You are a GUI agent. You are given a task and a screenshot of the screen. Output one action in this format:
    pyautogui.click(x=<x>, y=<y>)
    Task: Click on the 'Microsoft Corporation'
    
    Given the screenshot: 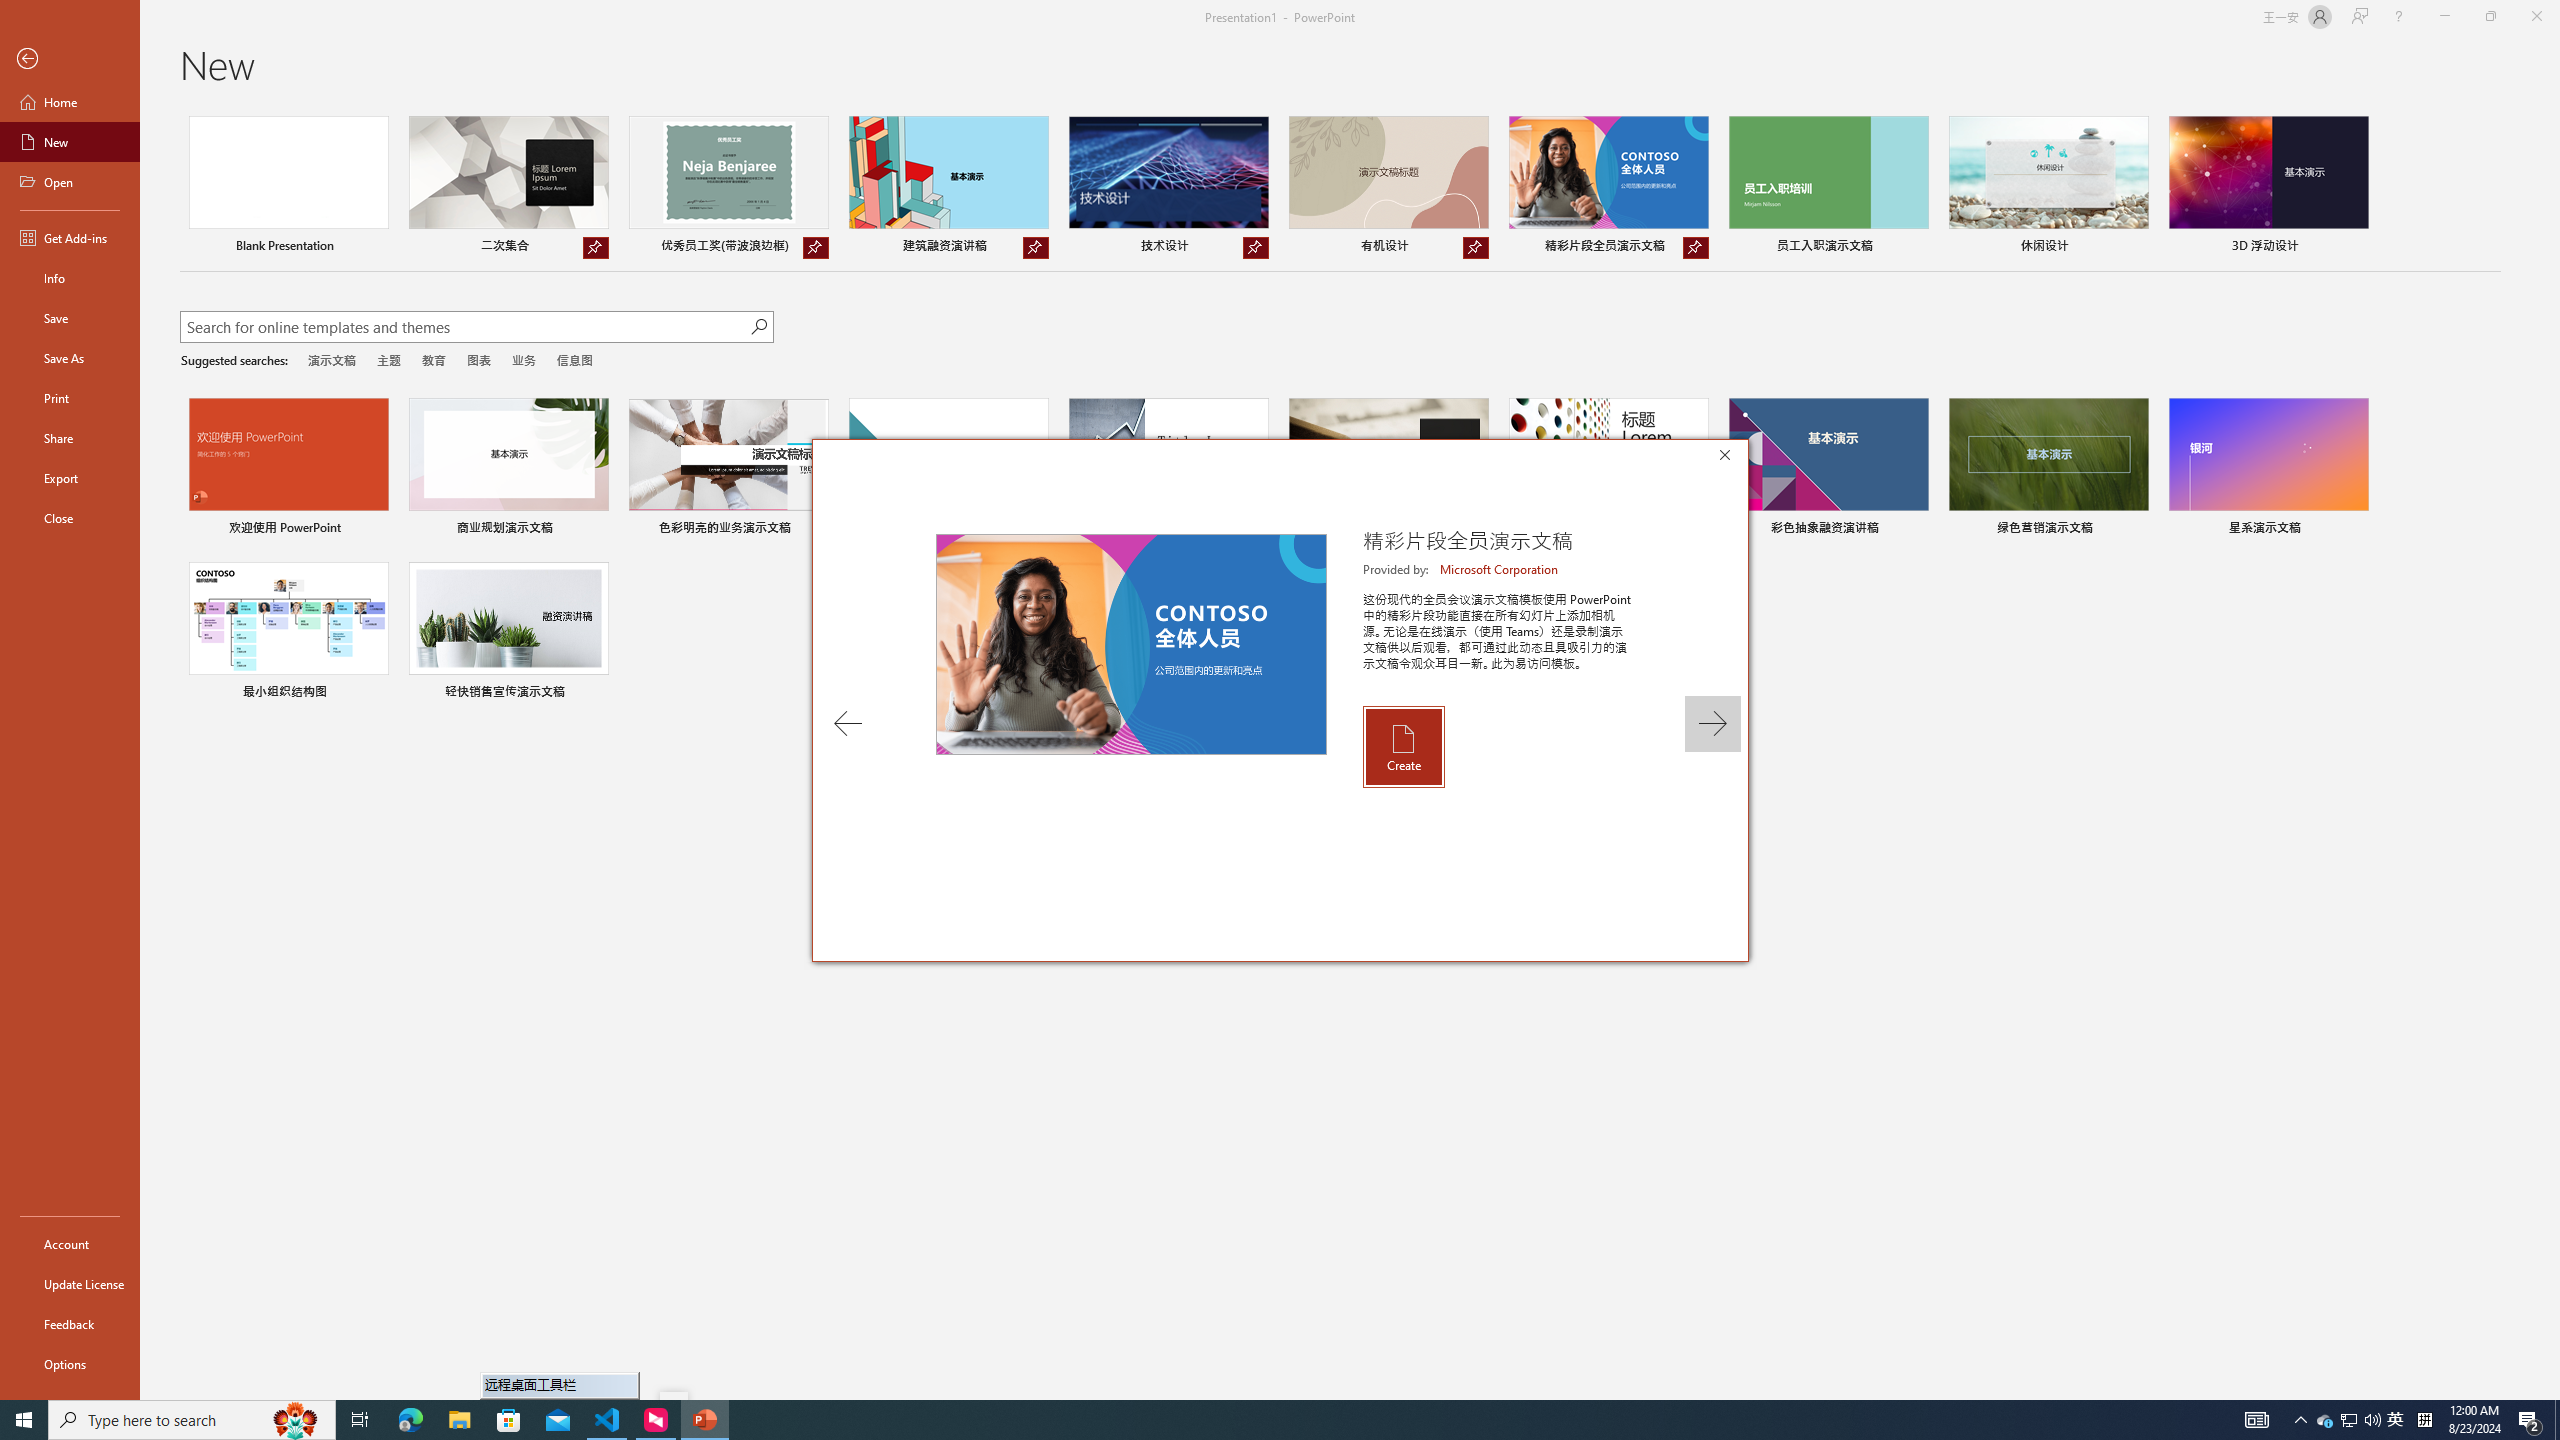 What is the action you would take?
    pyautogui.click(x=1500, y=568)
    